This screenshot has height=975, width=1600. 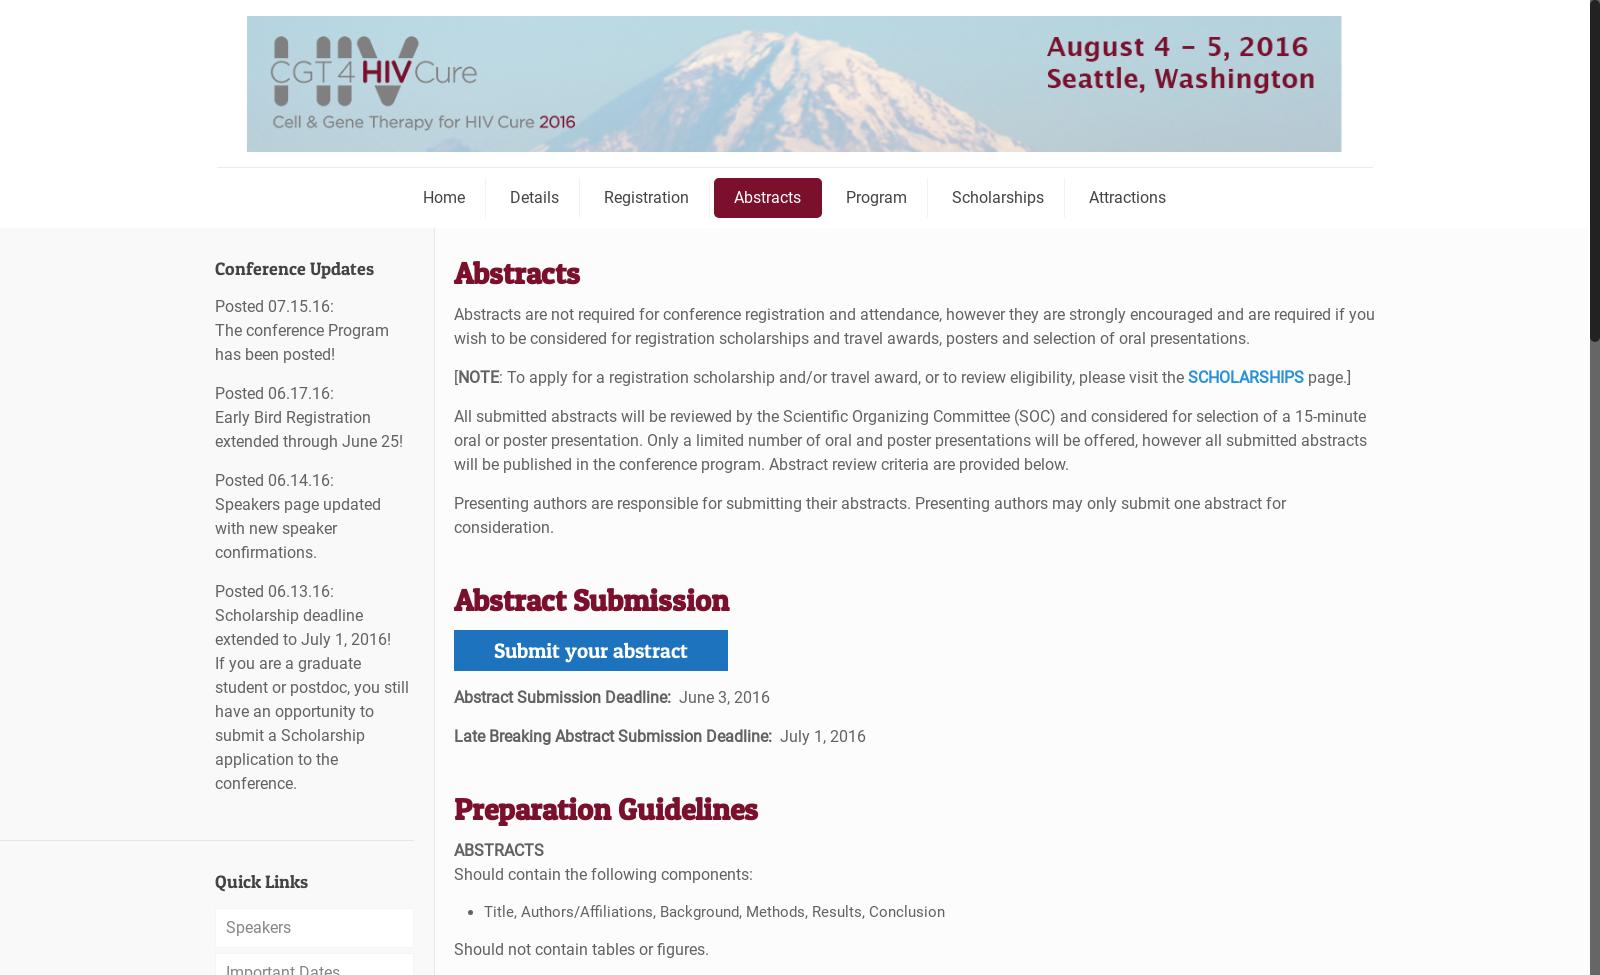 What do you see at coordinates (297, 527) in the screenshot?
I see `'Speakers page updated with new speaker confirmations.'` at bounding box center [297, 527].